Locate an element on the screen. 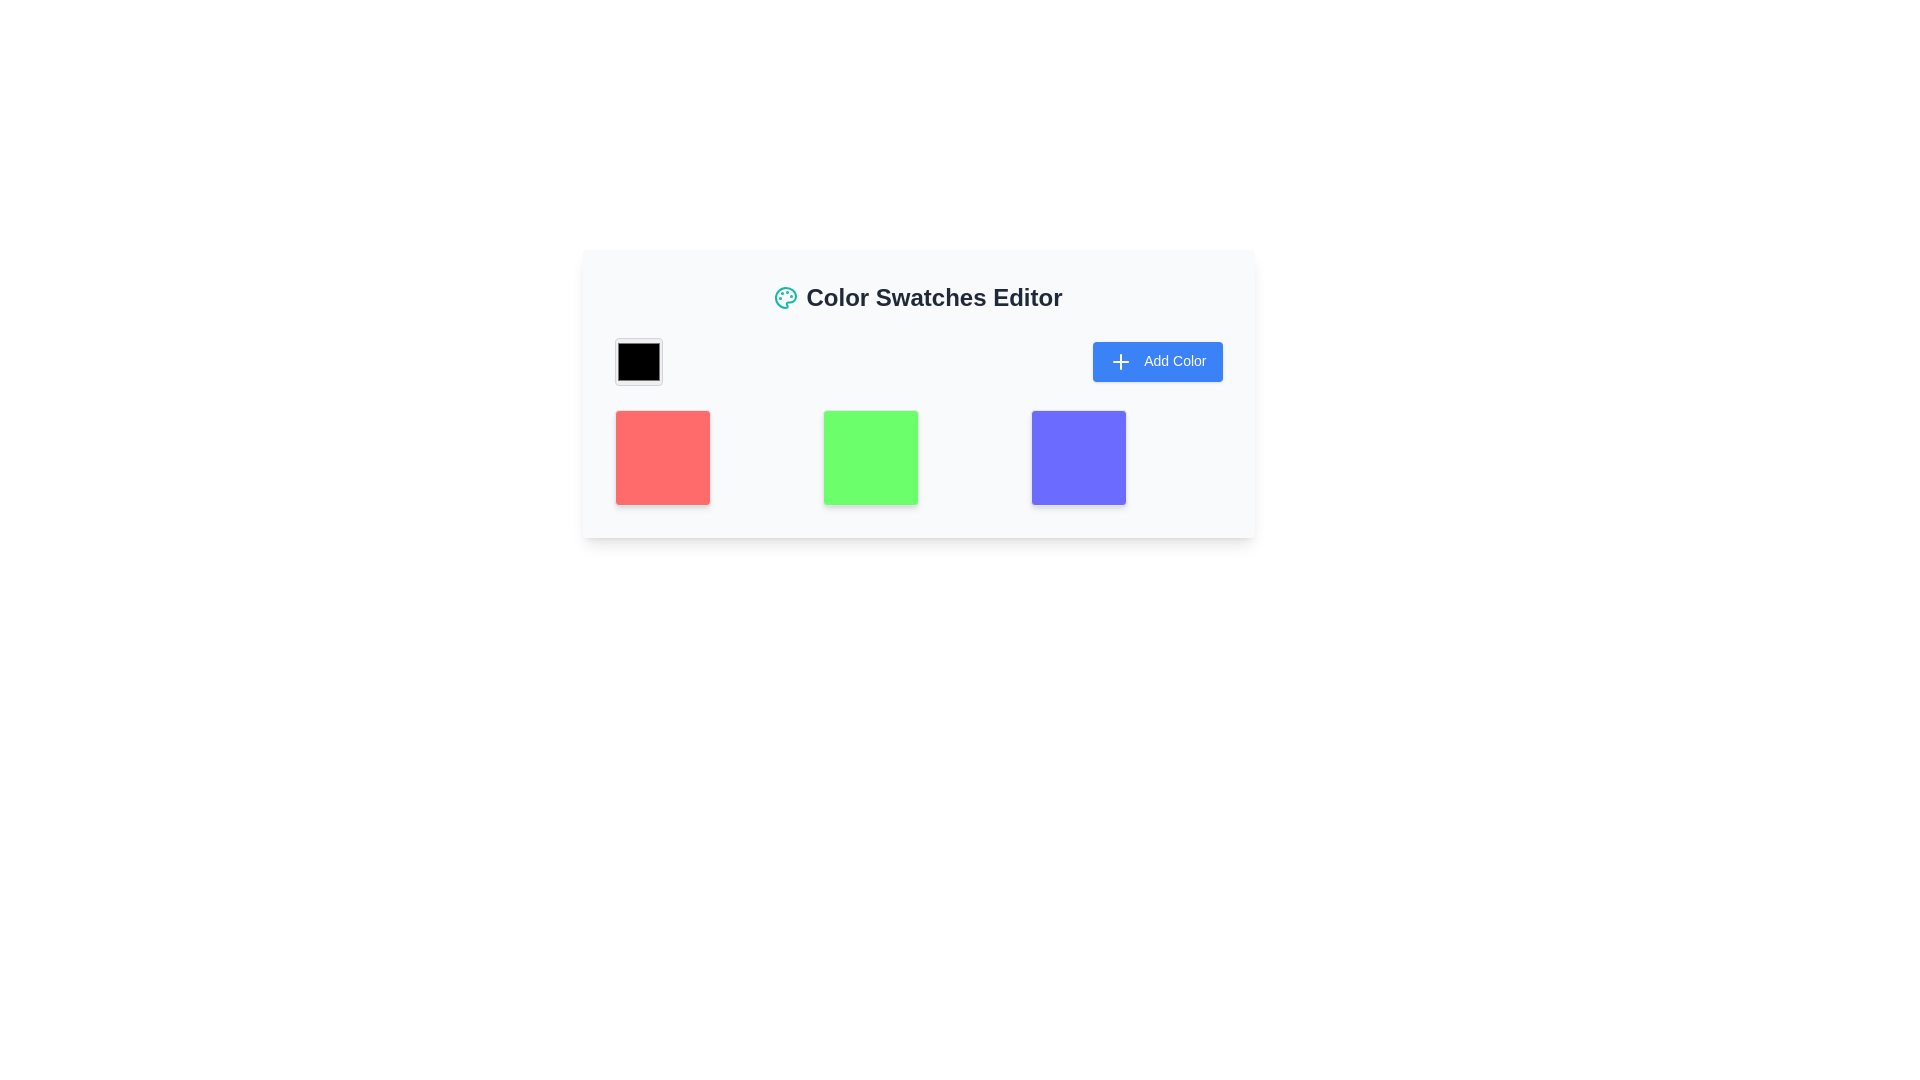 Image resolution: width=1920 pixels, height=1080 pixels. the third color swatch in the palette editor is located at coordinates (1126, 458).